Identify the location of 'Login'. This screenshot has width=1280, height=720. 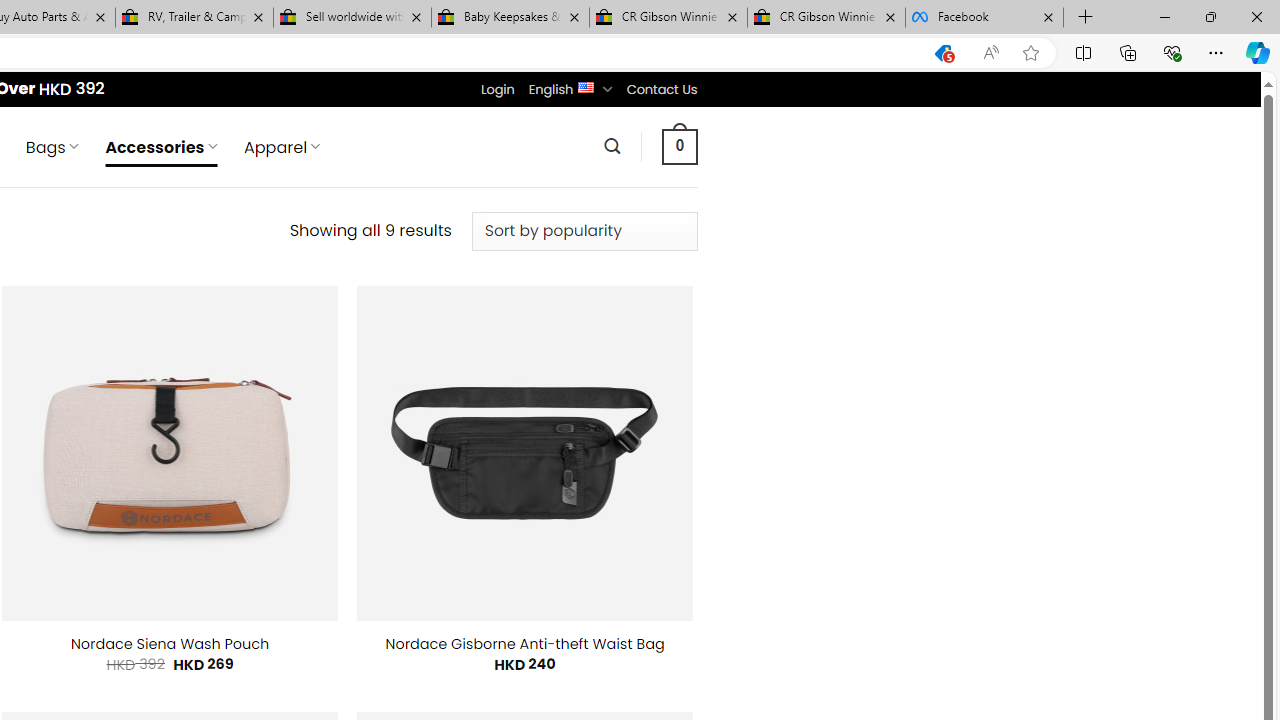
(497, 88).